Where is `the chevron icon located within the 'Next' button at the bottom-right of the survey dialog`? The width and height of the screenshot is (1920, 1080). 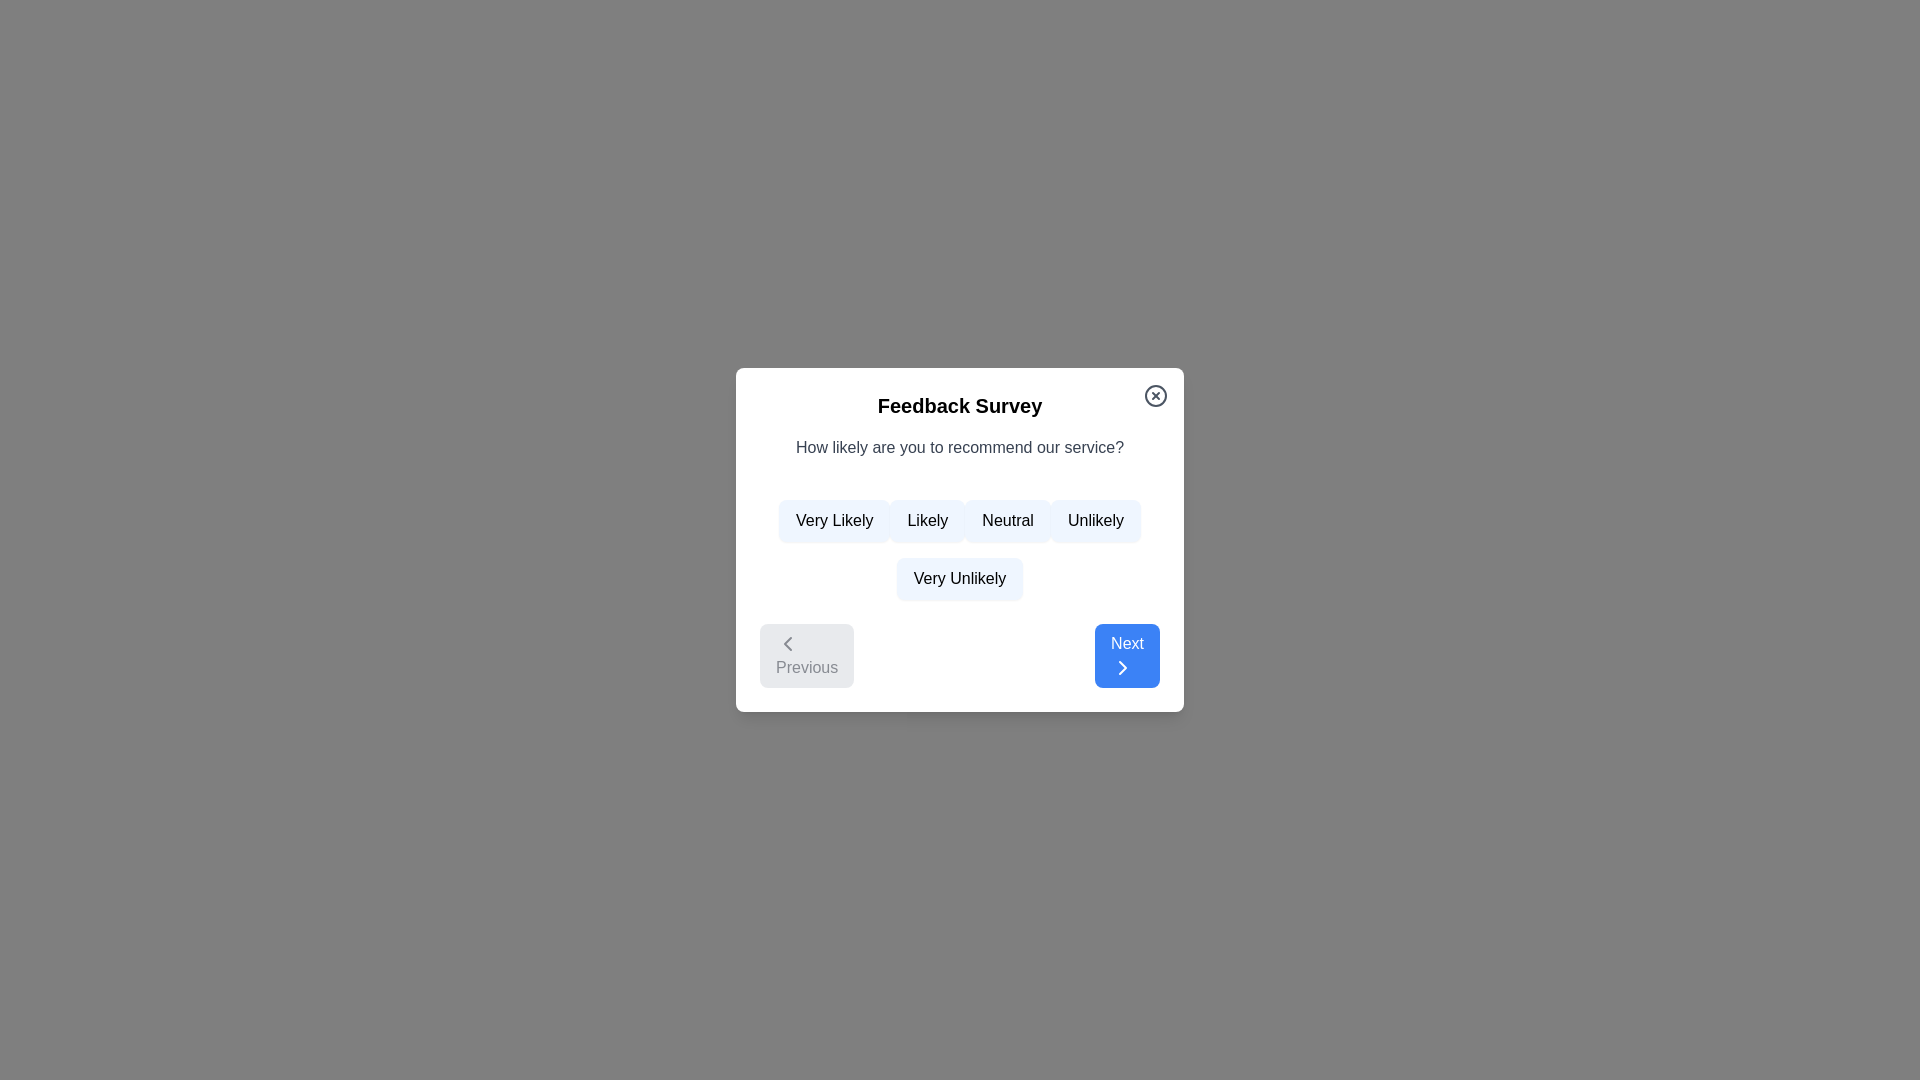
the chevron icon located within the 'Next' button at the bottom-right of the survey dialog is located at coordinates (1123, 667).